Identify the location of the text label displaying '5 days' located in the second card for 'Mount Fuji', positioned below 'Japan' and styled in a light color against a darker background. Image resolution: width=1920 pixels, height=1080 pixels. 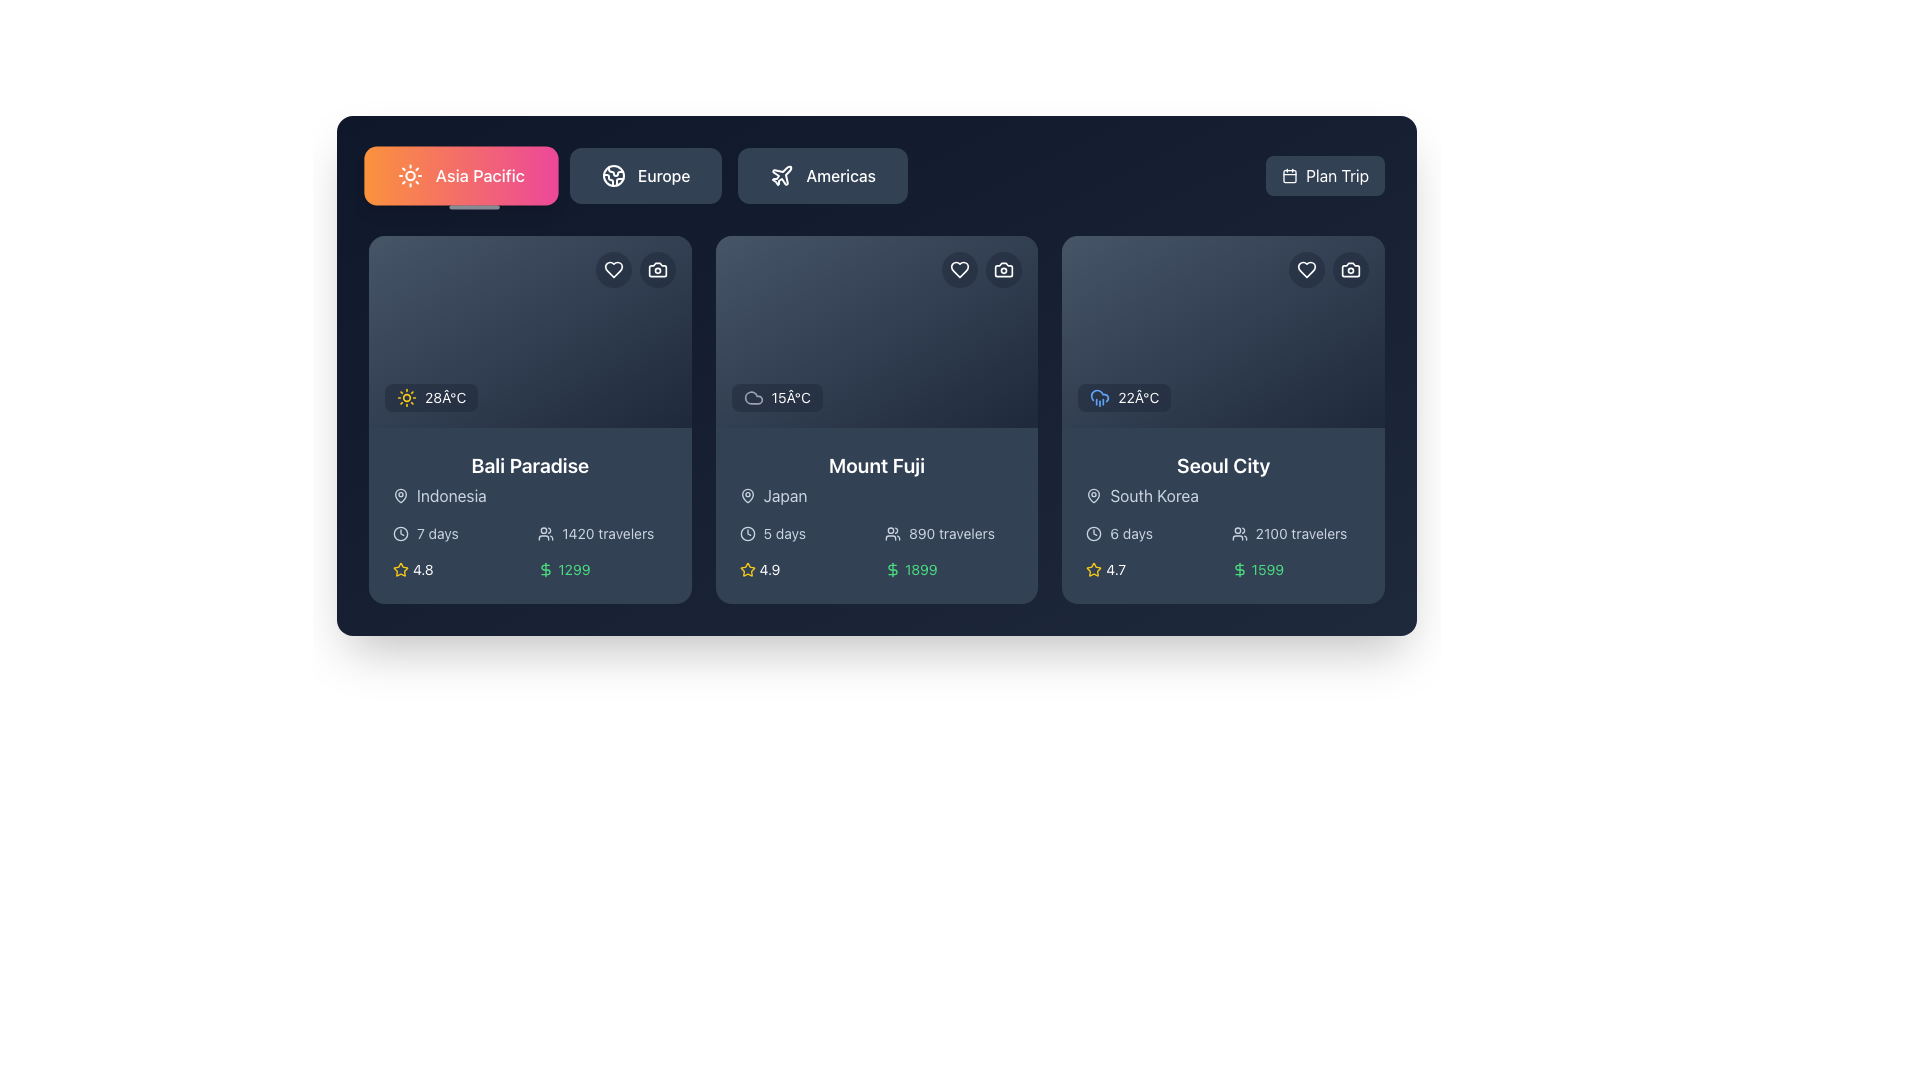
(783, 532).